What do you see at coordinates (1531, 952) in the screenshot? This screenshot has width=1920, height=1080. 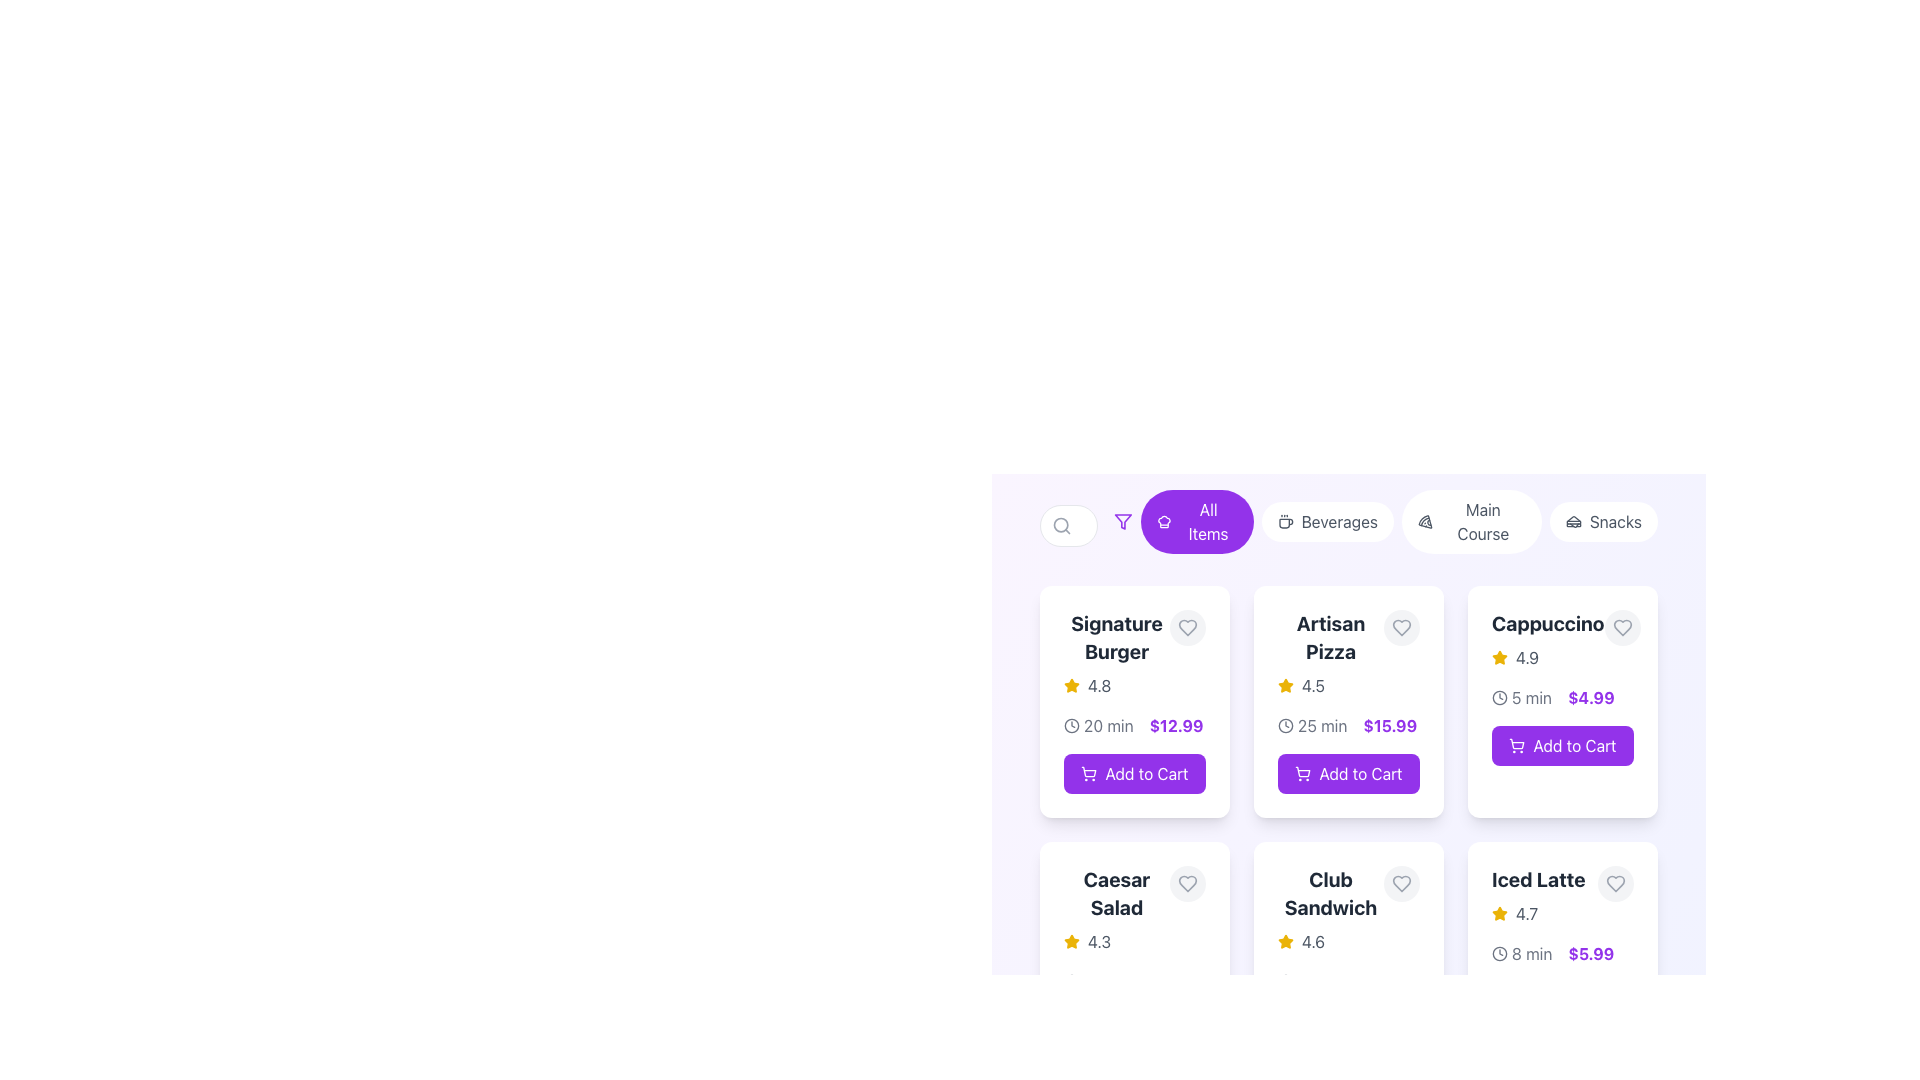 I see `the text label displaying '8 min', which is located in the bottom card of the rightmost column in the grid layout of menu items, specifically in the 'Iced Latte' card, to the left of the price label and below the star rating` at bounding box center [1531, 952].